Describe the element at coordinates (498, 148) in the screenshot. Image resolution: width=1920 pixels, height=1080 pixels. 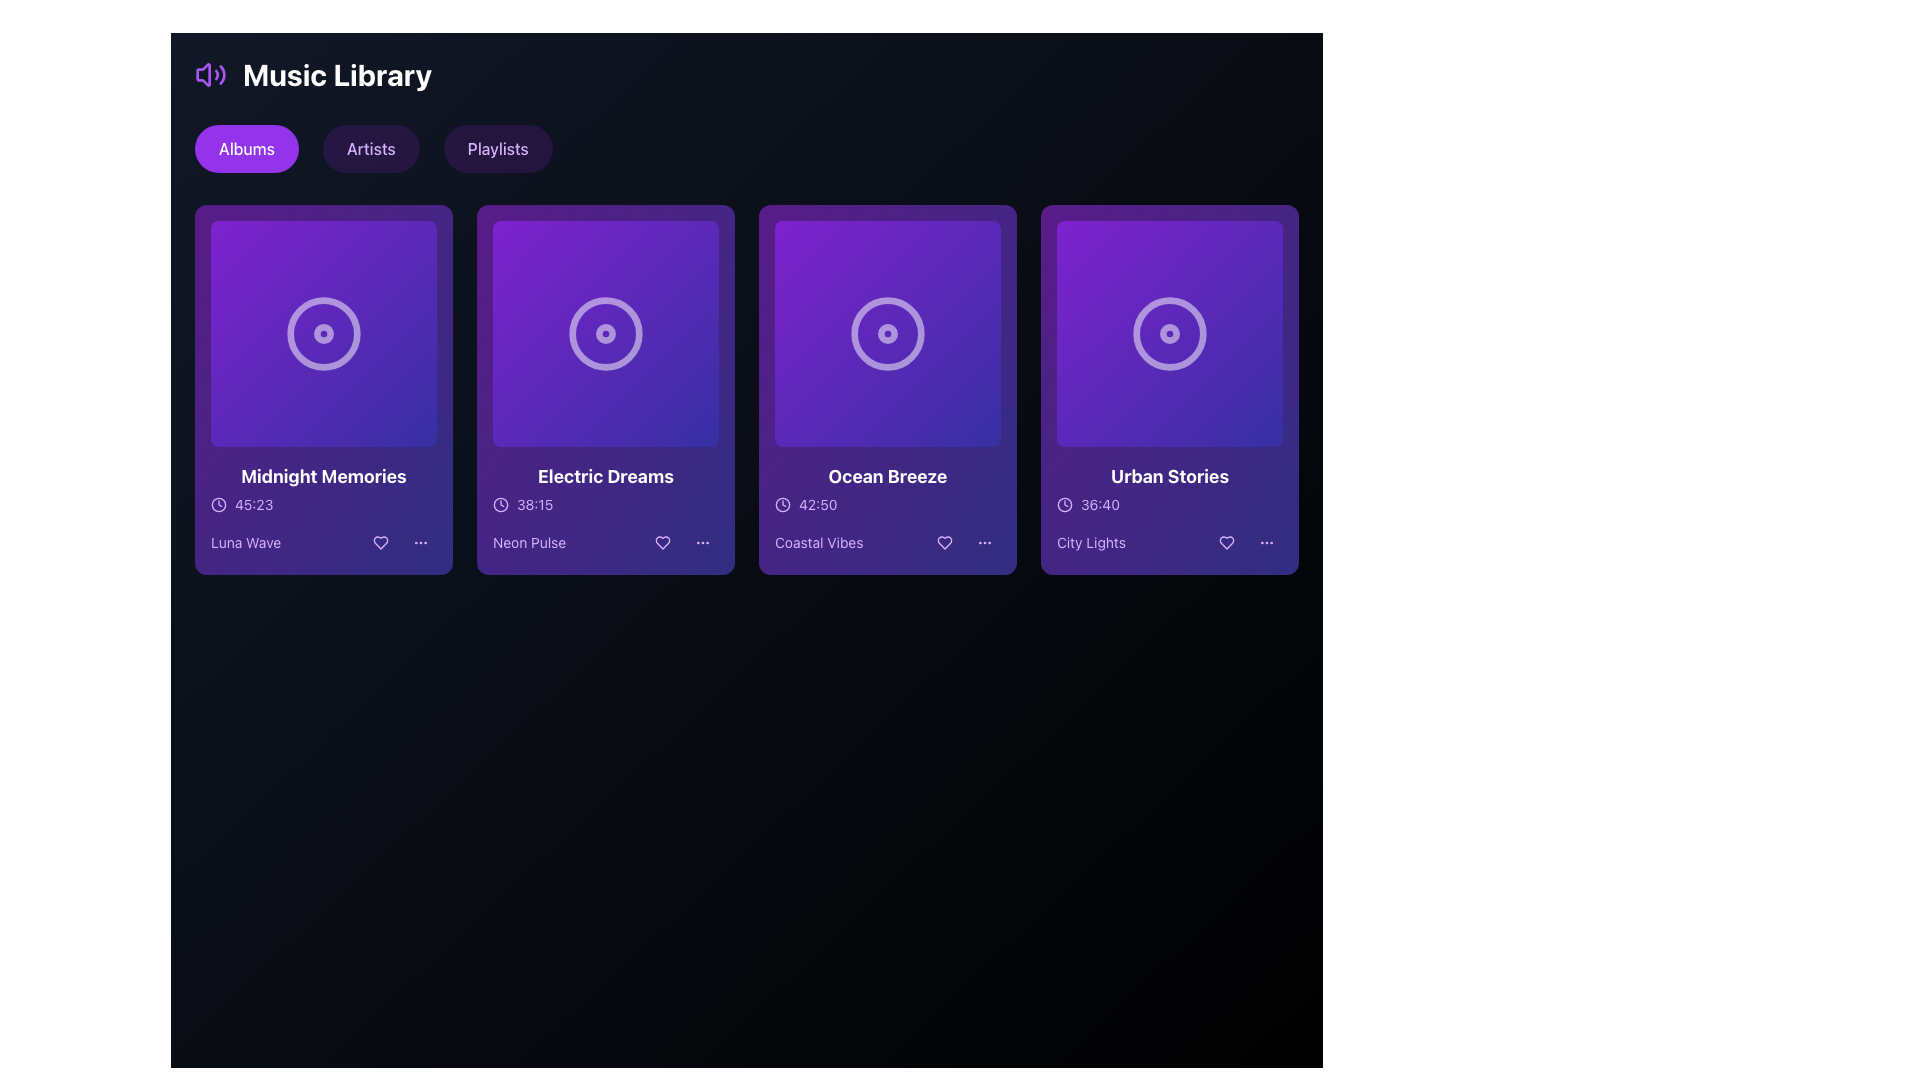
I see `the rounded rectangular button labeled 'playlists' with purple text` at that location.